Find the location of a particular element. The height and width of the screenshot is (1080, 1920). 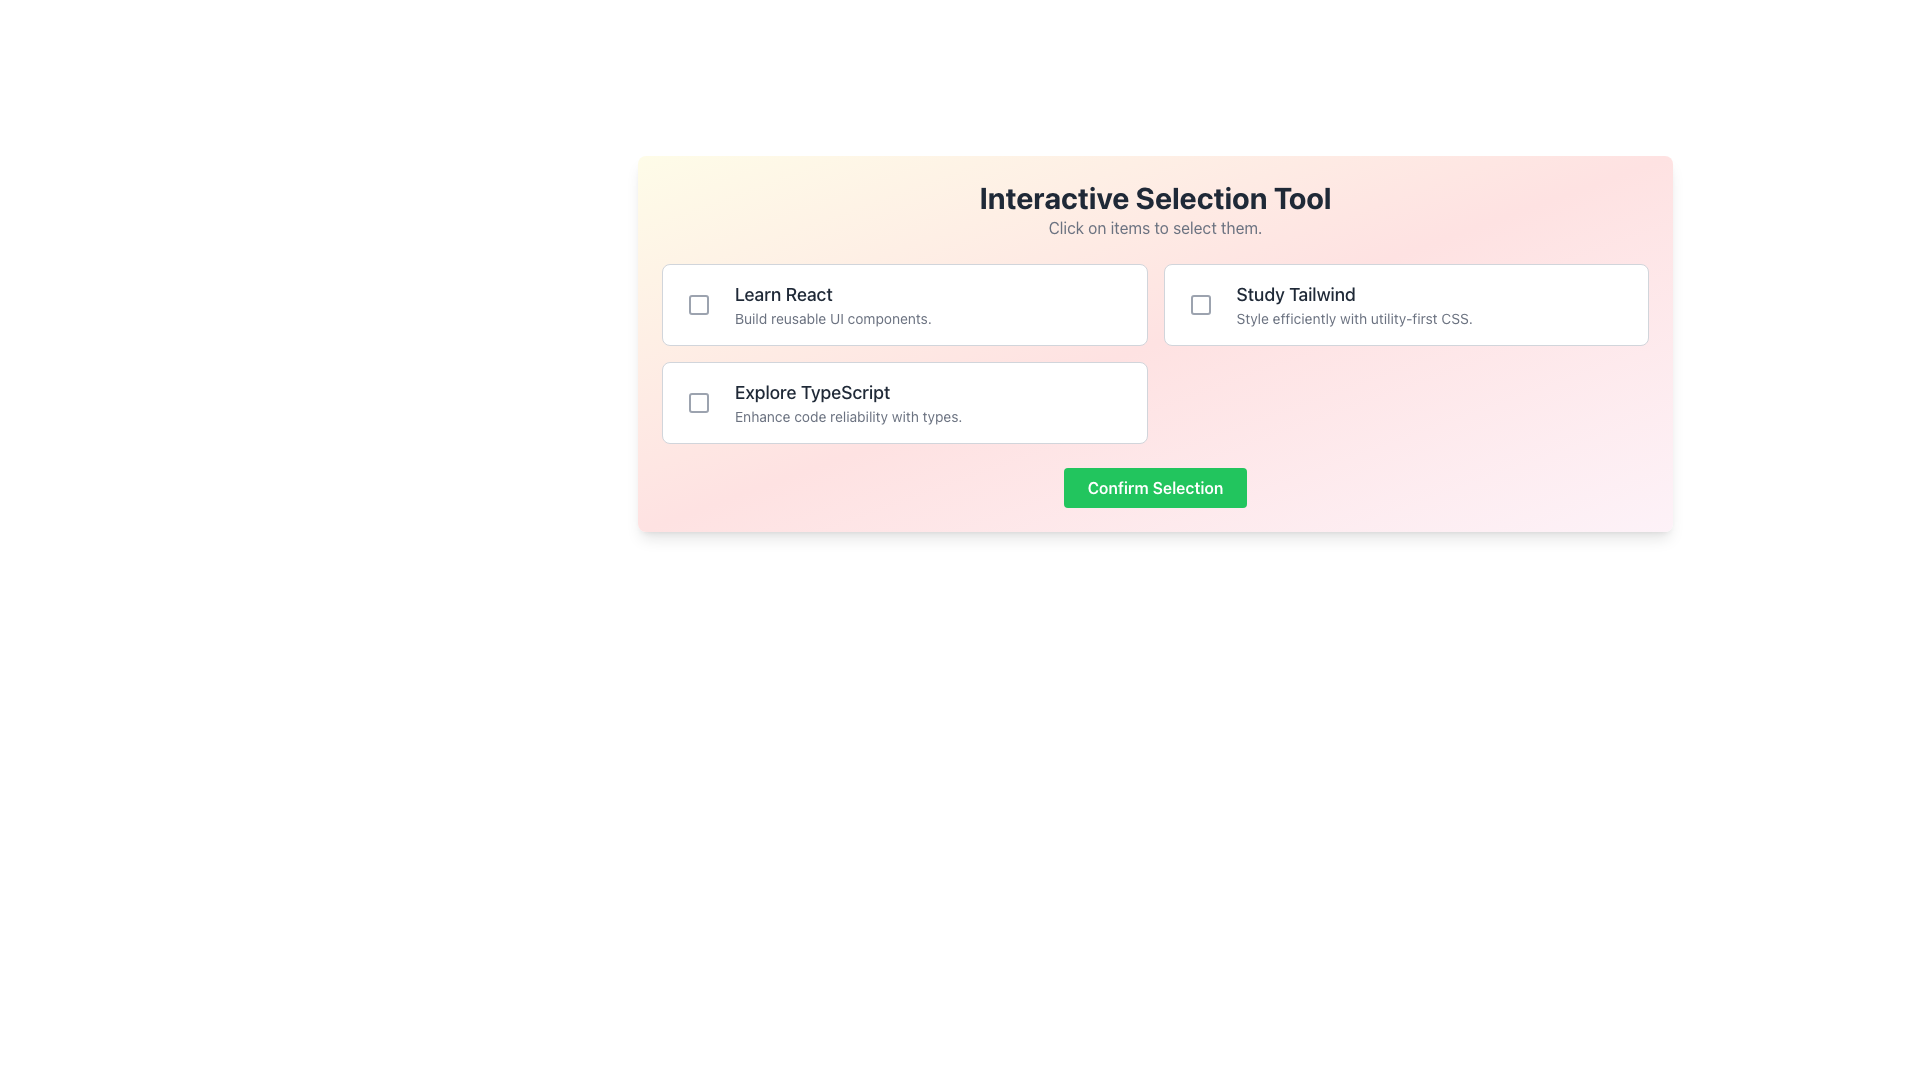

the gray square icon resembling a checkbox located on the left side of the 'Explore TypeScript' card, which is the third card in a vertical list of selectable items is located at coordinates (699, 402).